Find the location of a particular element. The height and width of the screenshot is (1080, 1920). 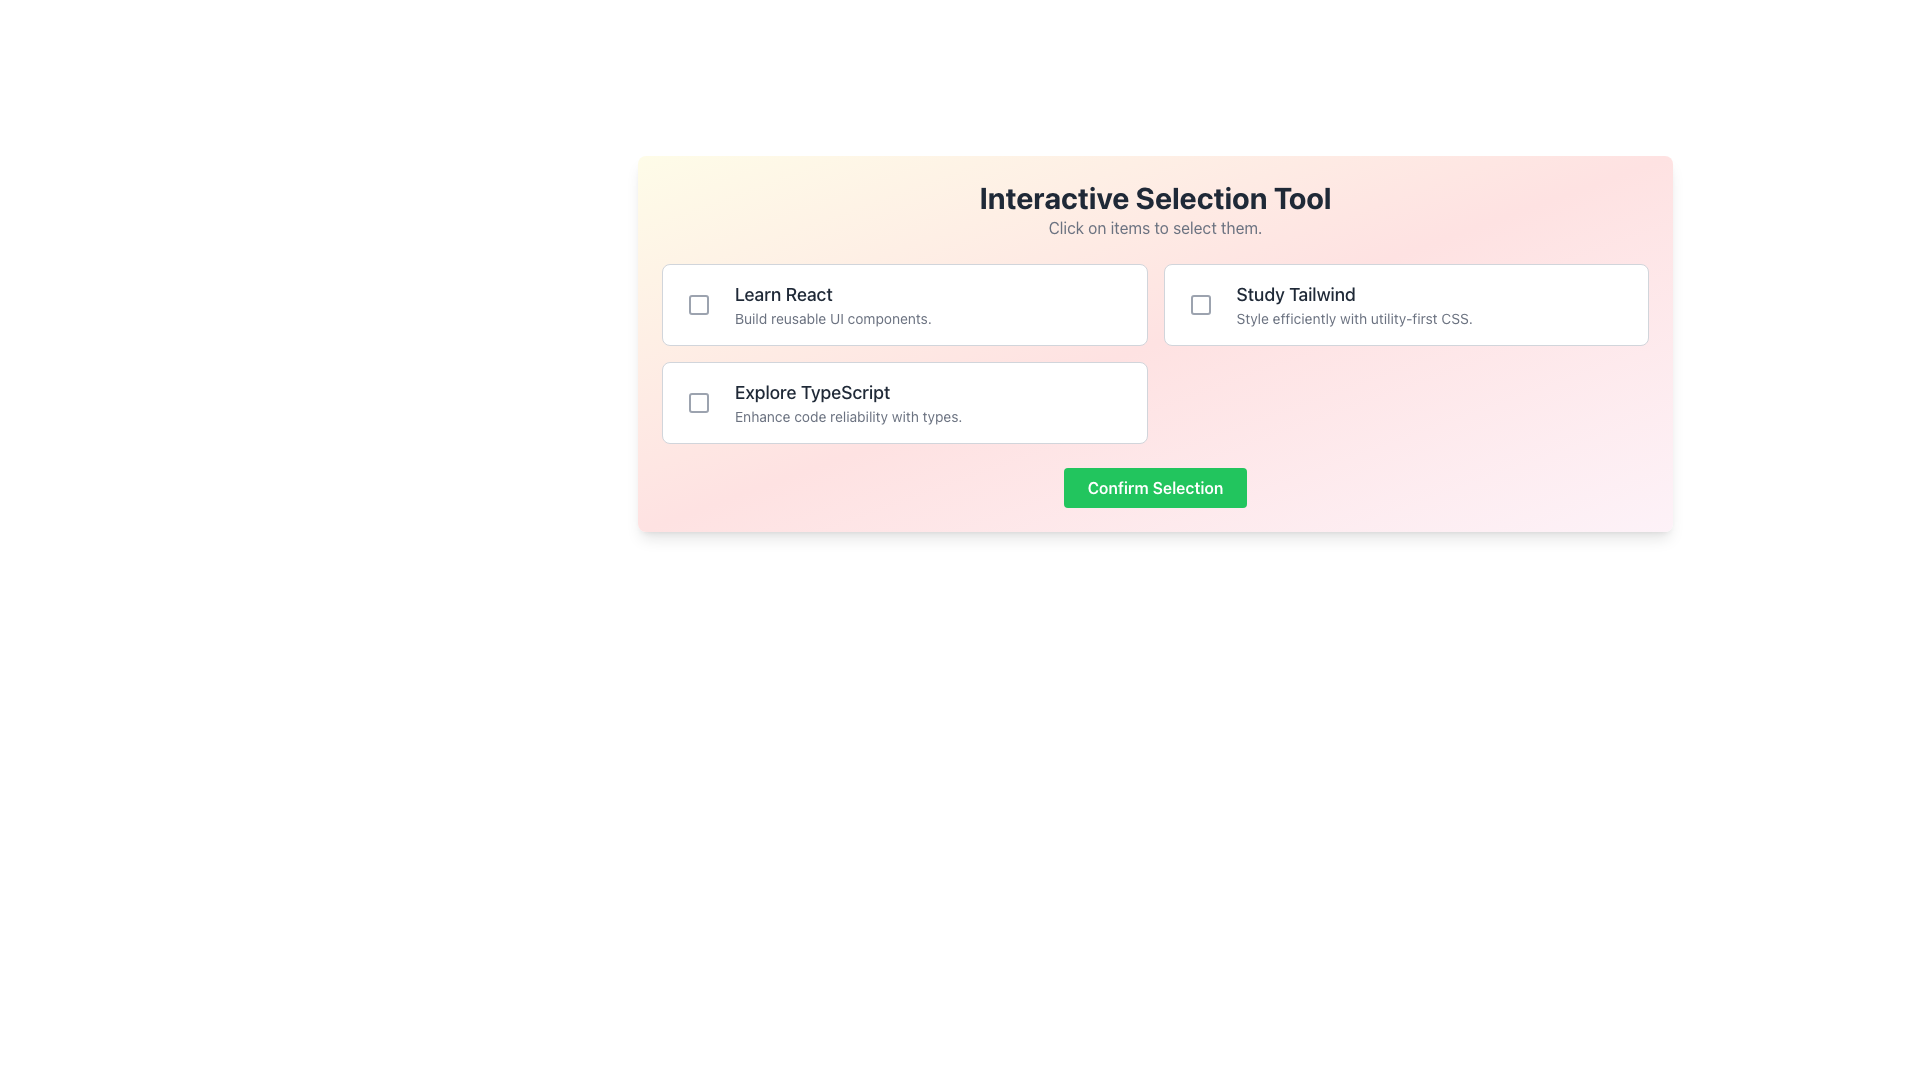

the gray square icon resembling a checkbox located on the left side of the 'Explore TypeScript' card, which is the third card in a vertical list of selectable items is located at coordinates (699, 402).